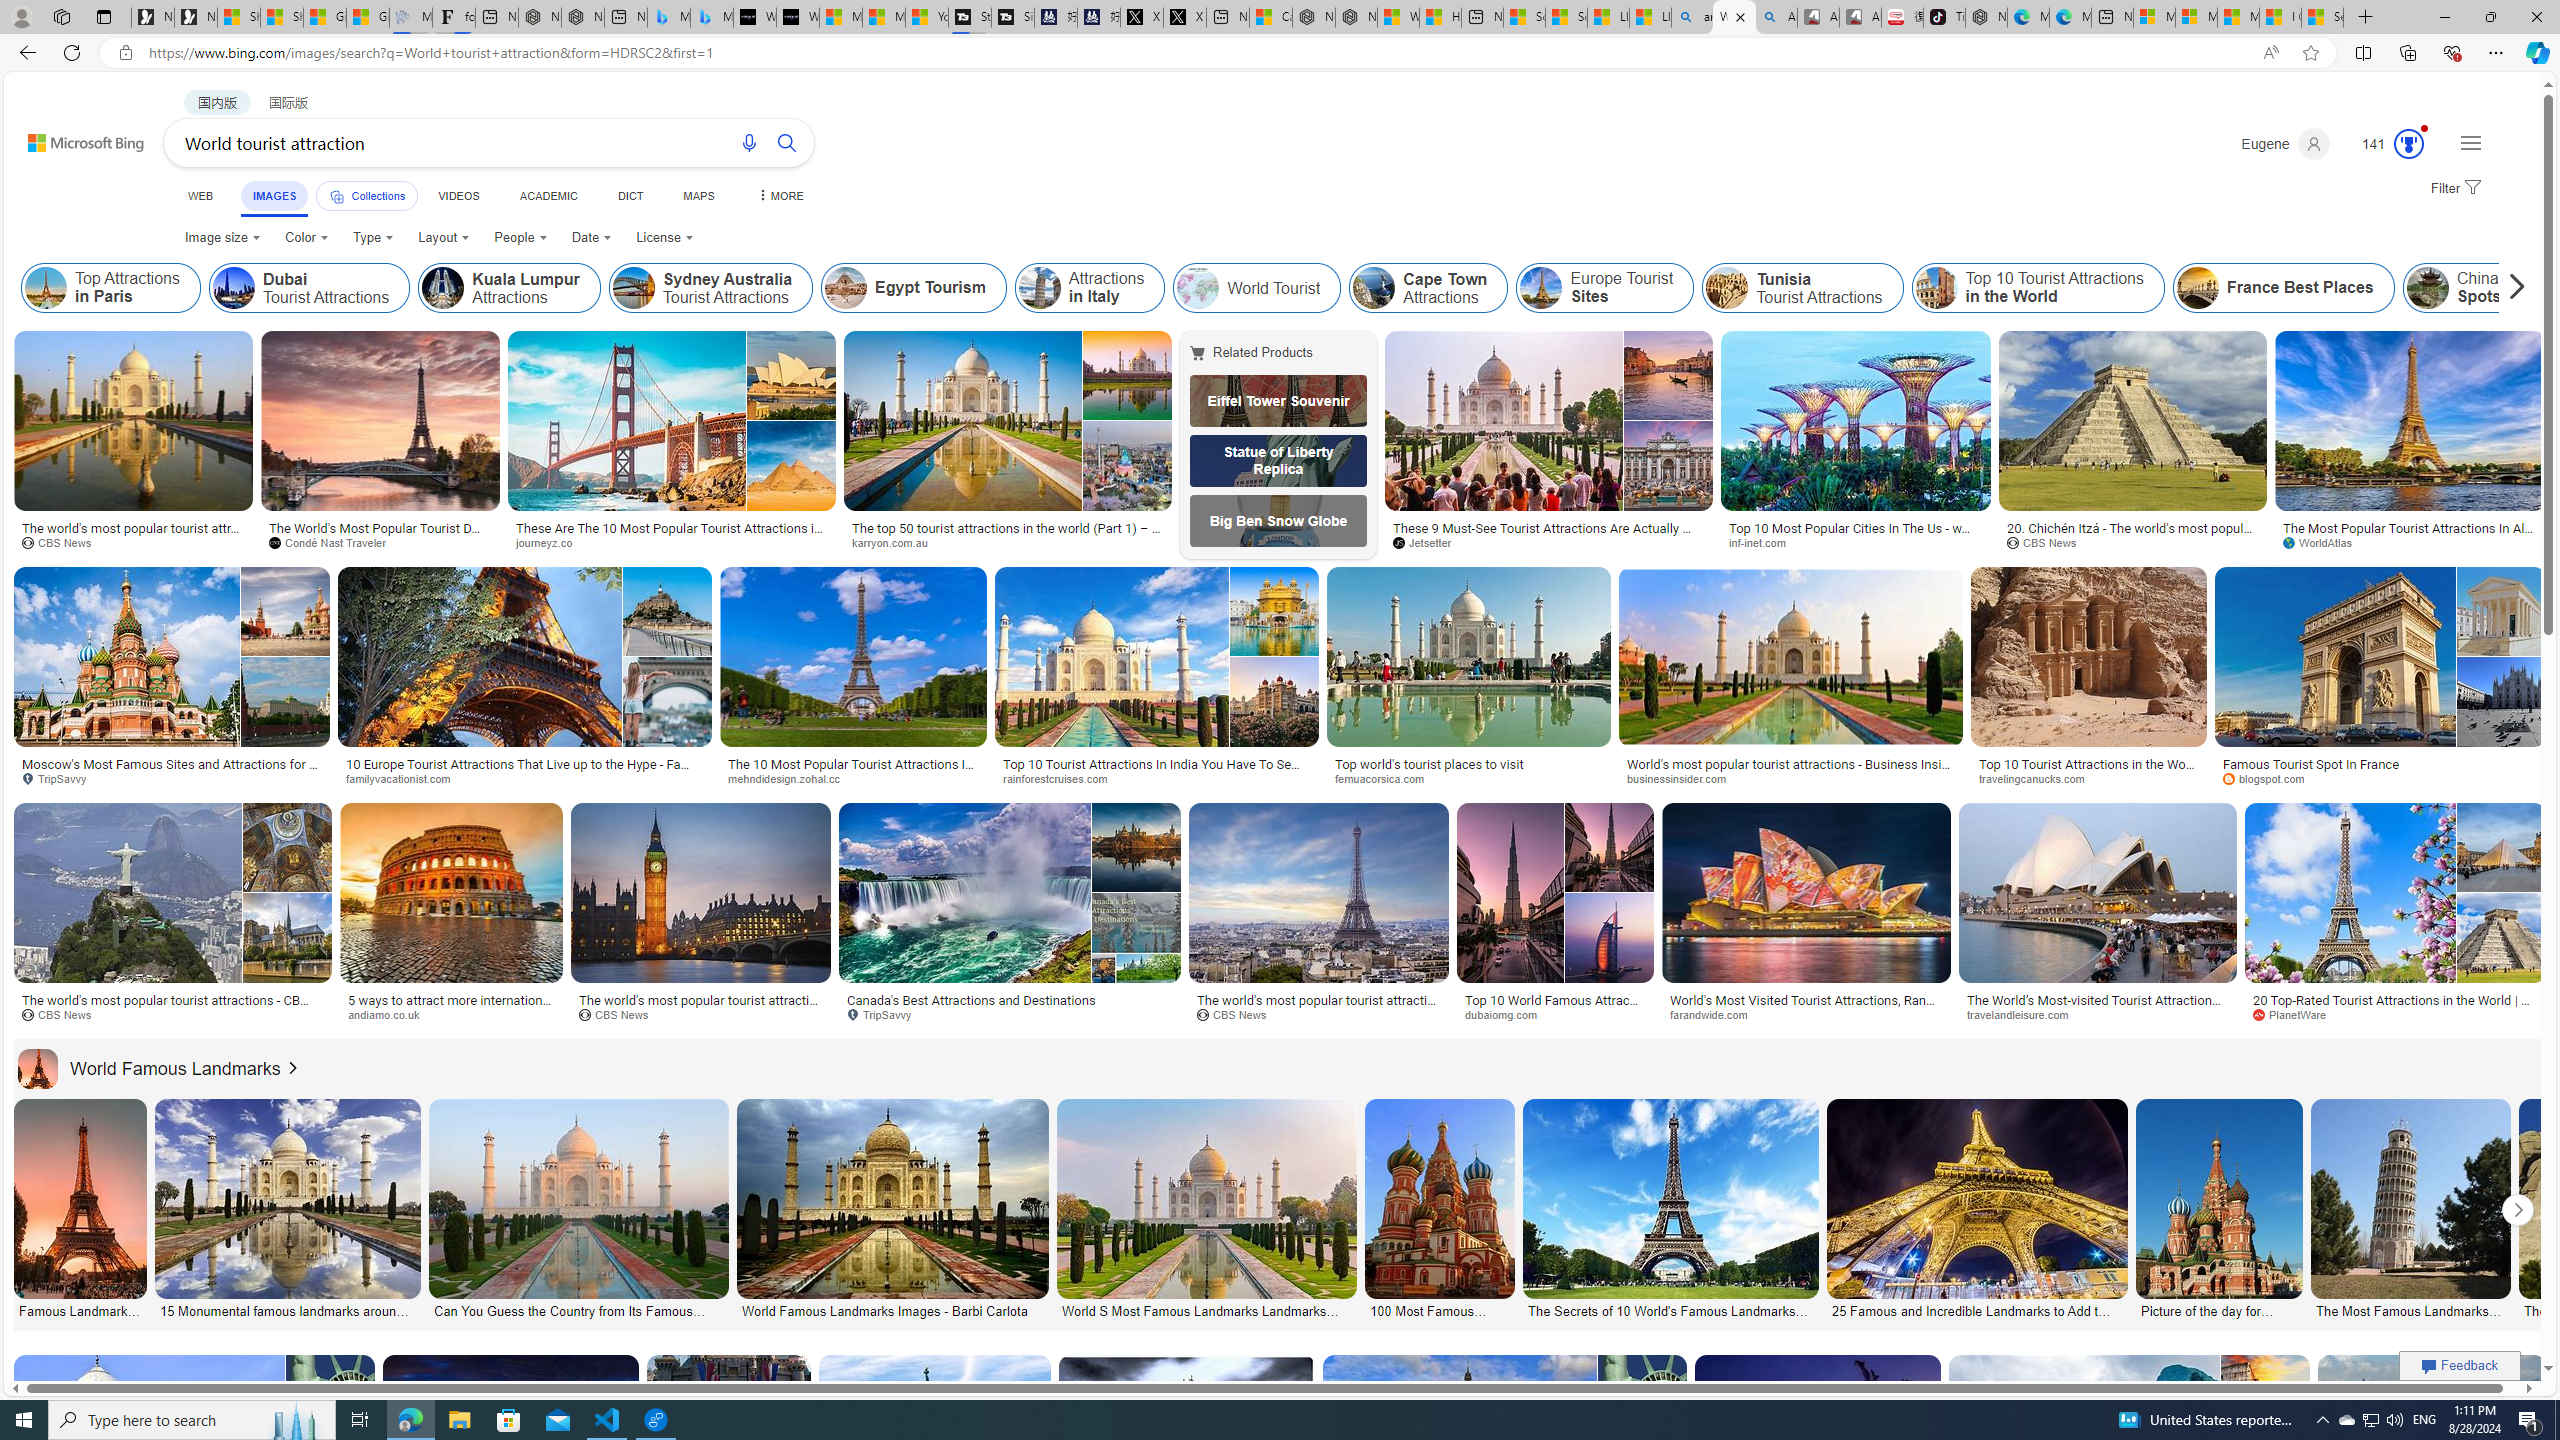 The width and height of the screenshot is (2560, 1440). What do you see at coordinates (444, 237) in the screenshot?
I see `'Layout'` at bounding box center [444, 237].